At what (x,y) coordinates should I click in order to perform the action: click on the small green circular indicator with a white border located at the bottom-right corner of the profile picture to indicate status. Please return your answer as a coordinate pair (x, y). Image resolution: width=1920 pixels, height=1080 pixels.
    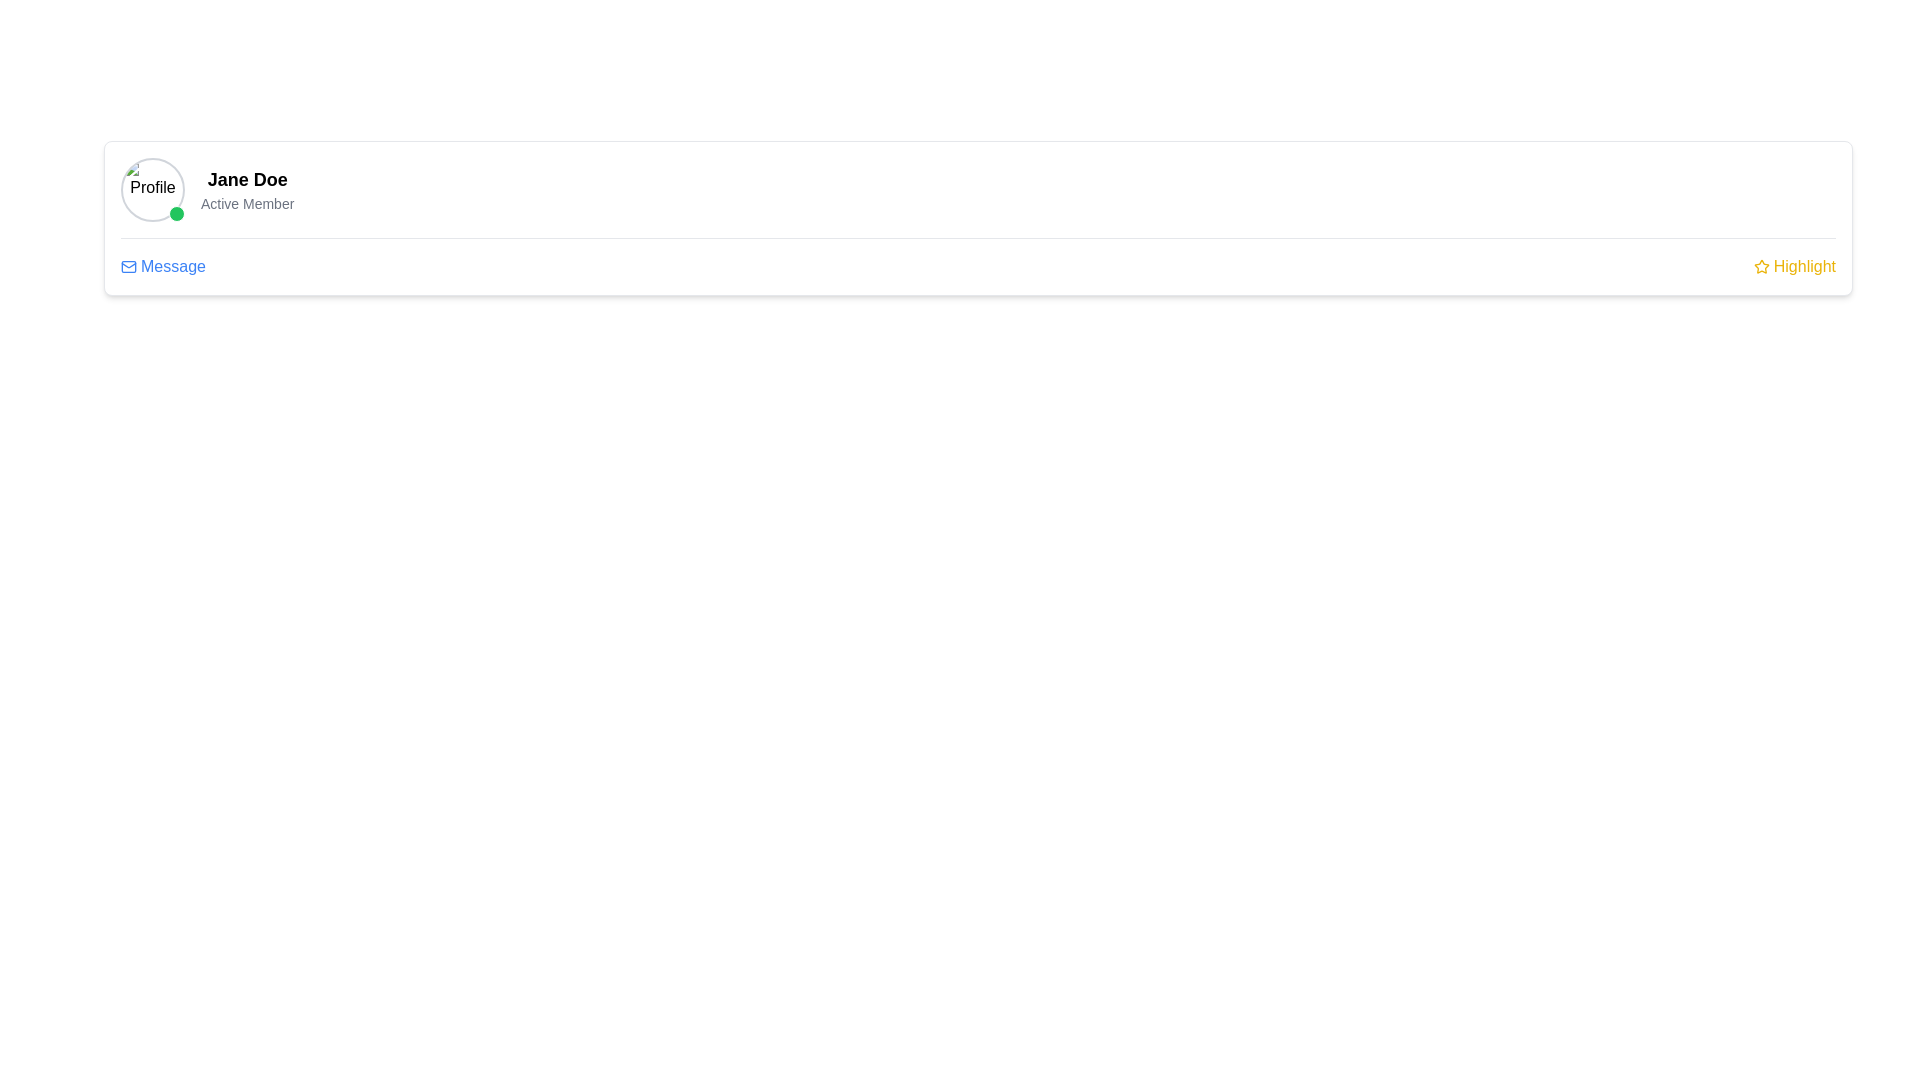
    Looking at the image, I should click on (177, 213).